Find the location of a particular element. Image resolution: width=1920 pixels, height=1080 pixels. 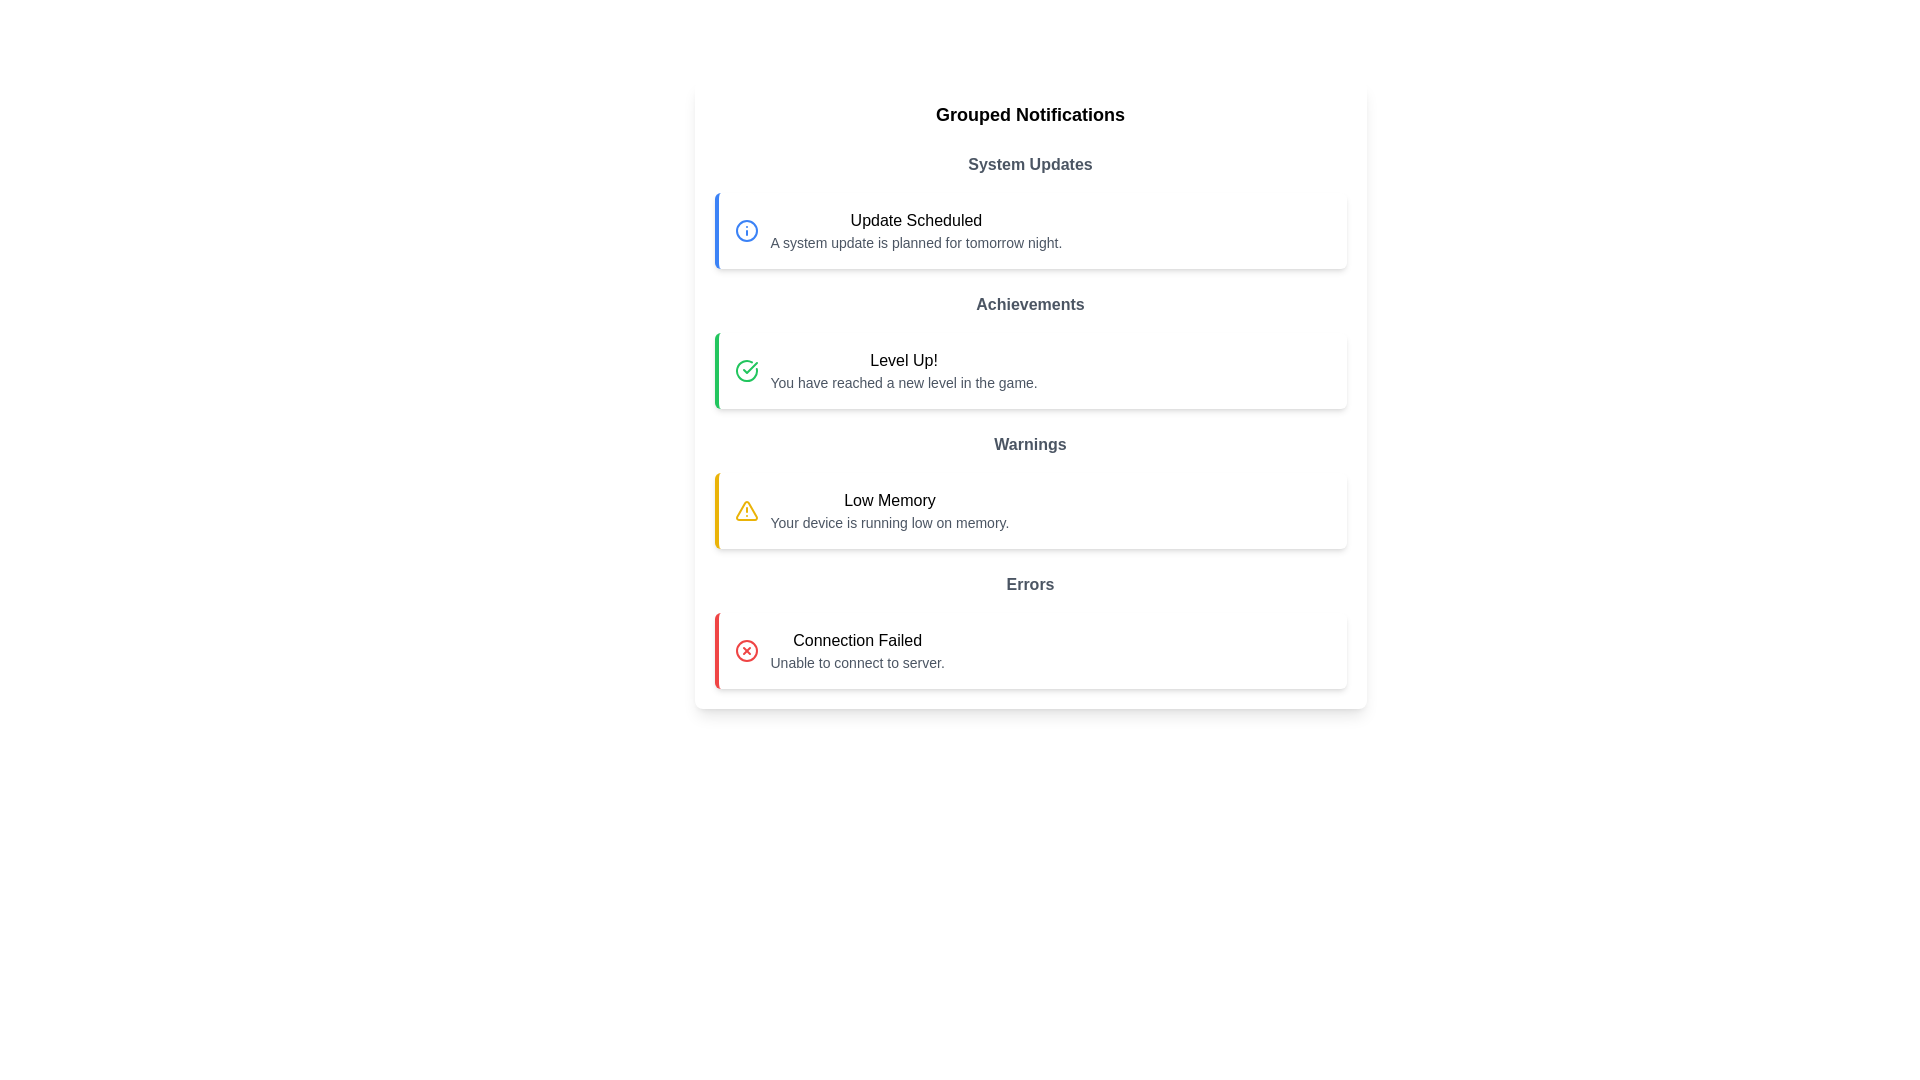

the Notification Card marked with 'Achievements' that contains the message 'Level Up!' and is located in the center-left portion of the interface is located at coordinates (1030, 350).